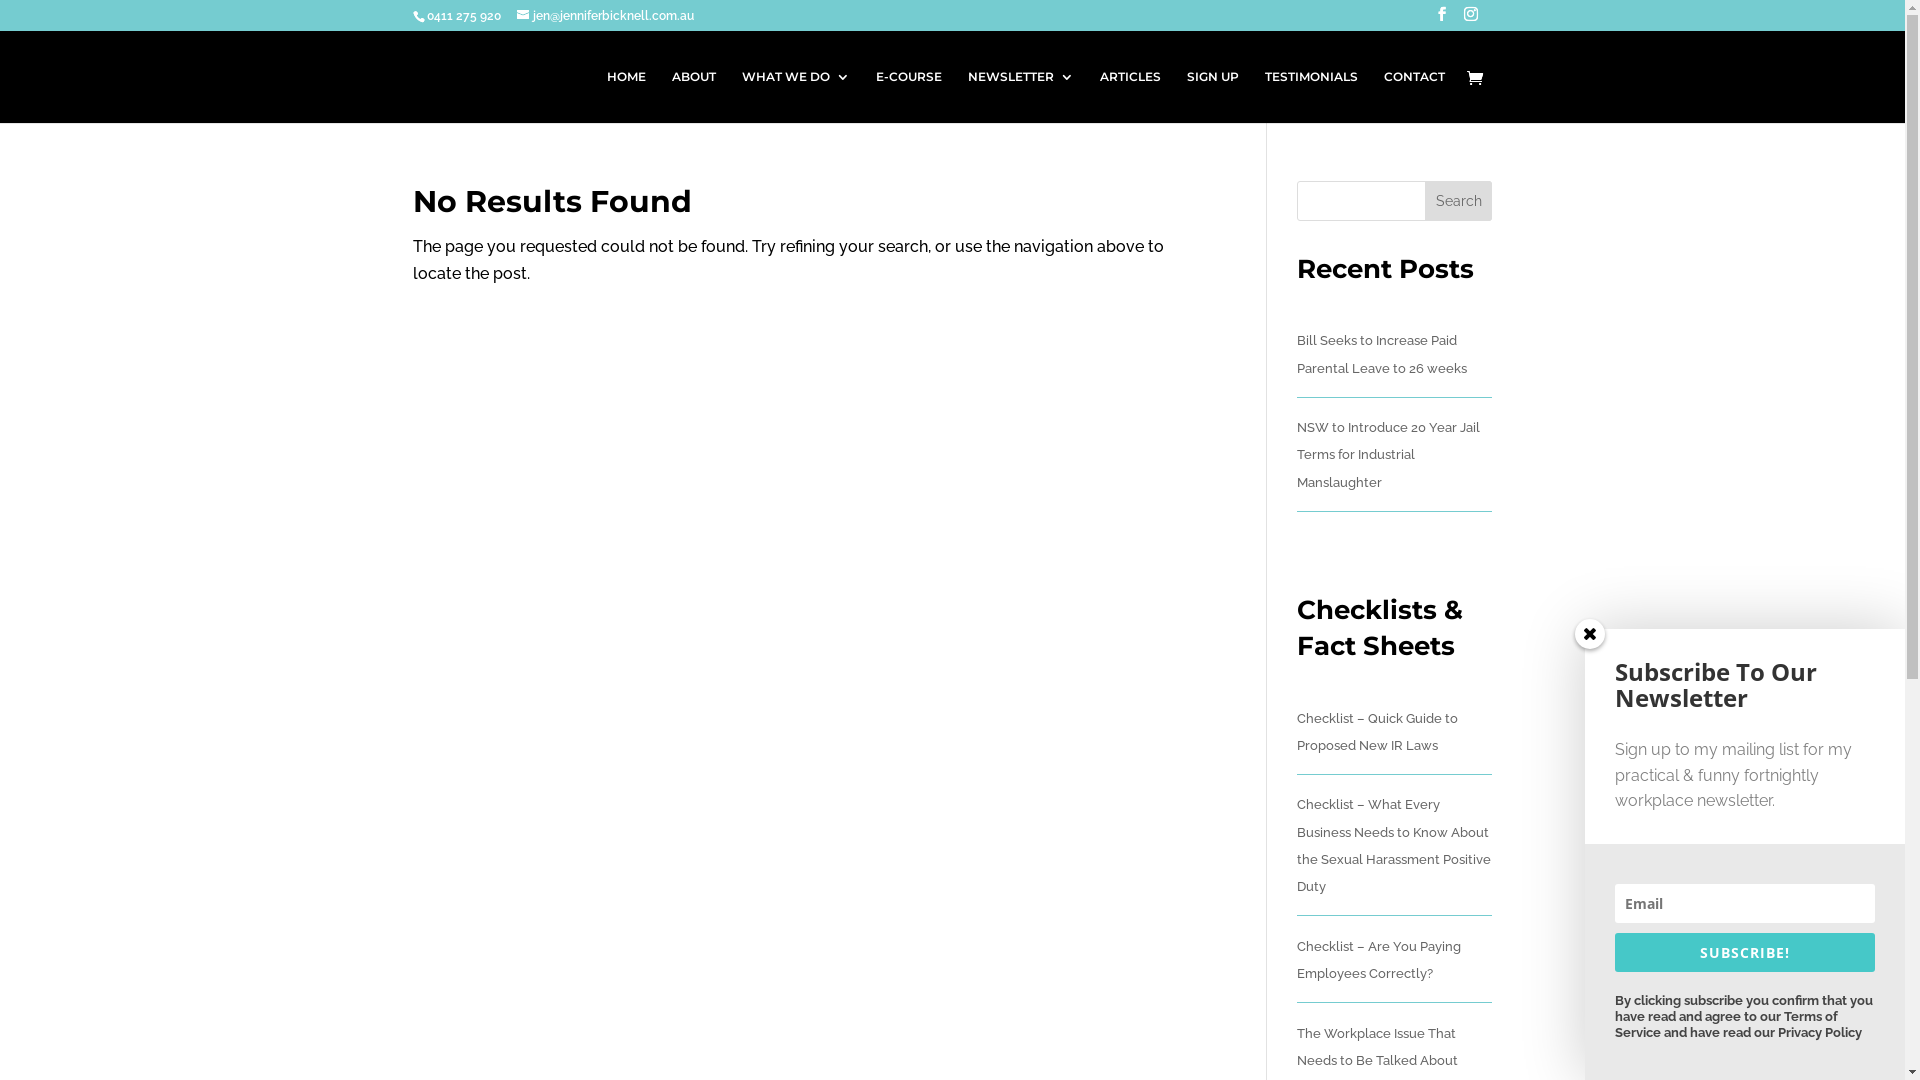  What do you see at coordinates (907, 96) in the screenshot?
I see `'E-COURSE'` at bounding box center [907, 96].